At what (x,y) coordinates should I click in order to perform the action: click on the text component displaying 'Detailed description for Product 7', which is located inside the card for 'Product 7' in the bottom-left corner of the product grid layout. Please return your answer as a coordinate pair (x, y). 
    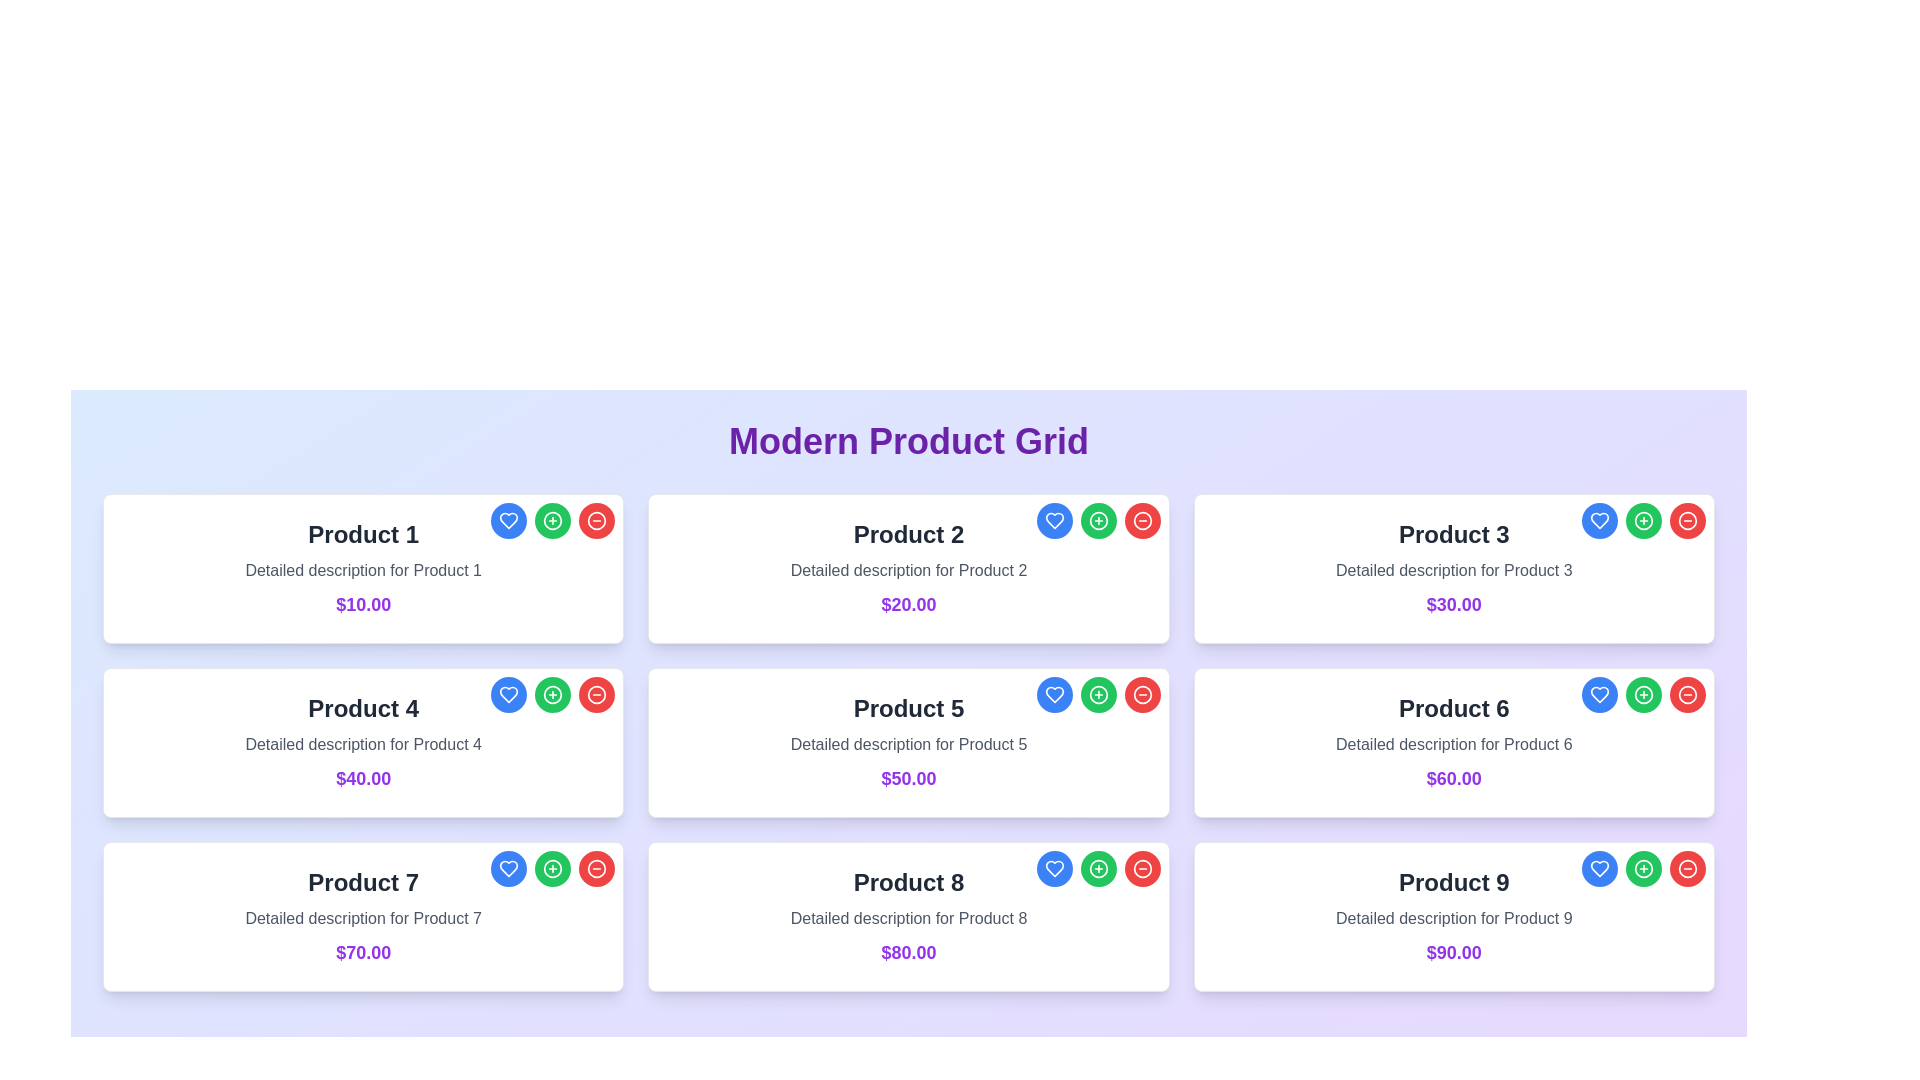
    Looking at the image, I should click on (363, 918).